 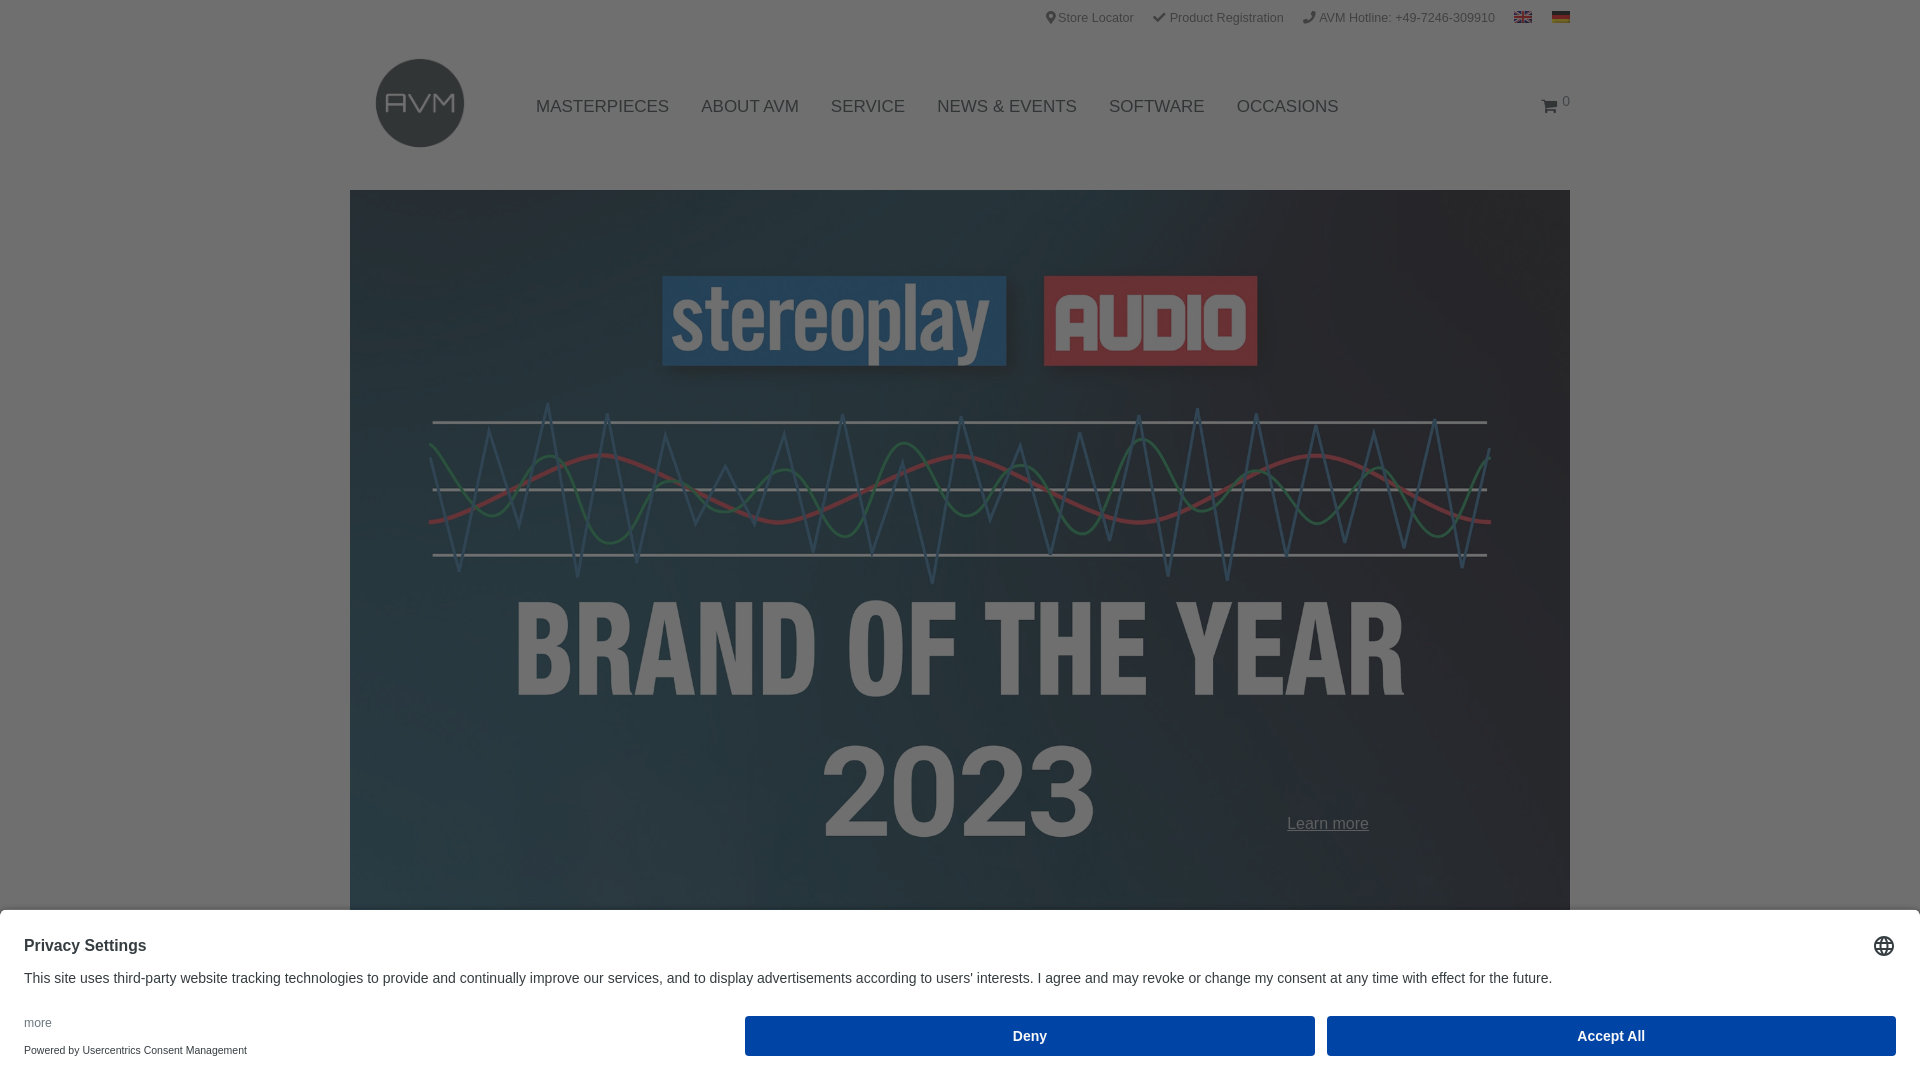 What do you see at coordinates (1088, 18) in the screenshot?
I see `'Store Locator'` at bounding box center [1088, 18].